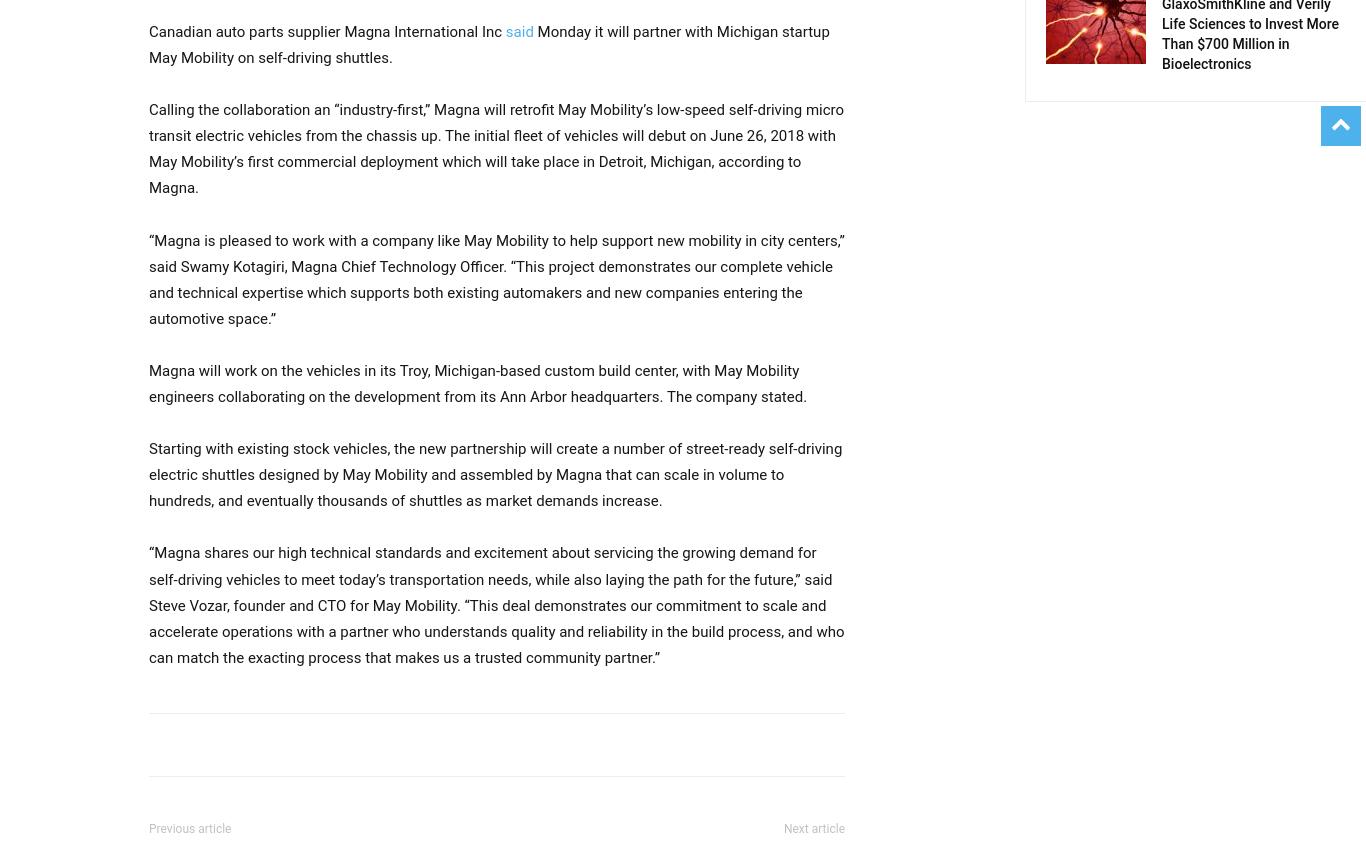 The height and width of the screenshot is (850, 1366). What do you see at coordinates (496, 604) in the screenshot?
I see `'“Magna shares our high technical standards and excitement about servicing the growing demand for self-driving vehicles to meet today’s transportation needs, while also laying the path for the future,” said Steve Vozar, founder and CTO for May Mobility. “This deal demonstrates our commitment to scale and accelerate operations with a partner who understands quality and reliability in the build process, and who can match the exacting process that makes us a trusted community partner.”'` at bounding box center [496, 604].